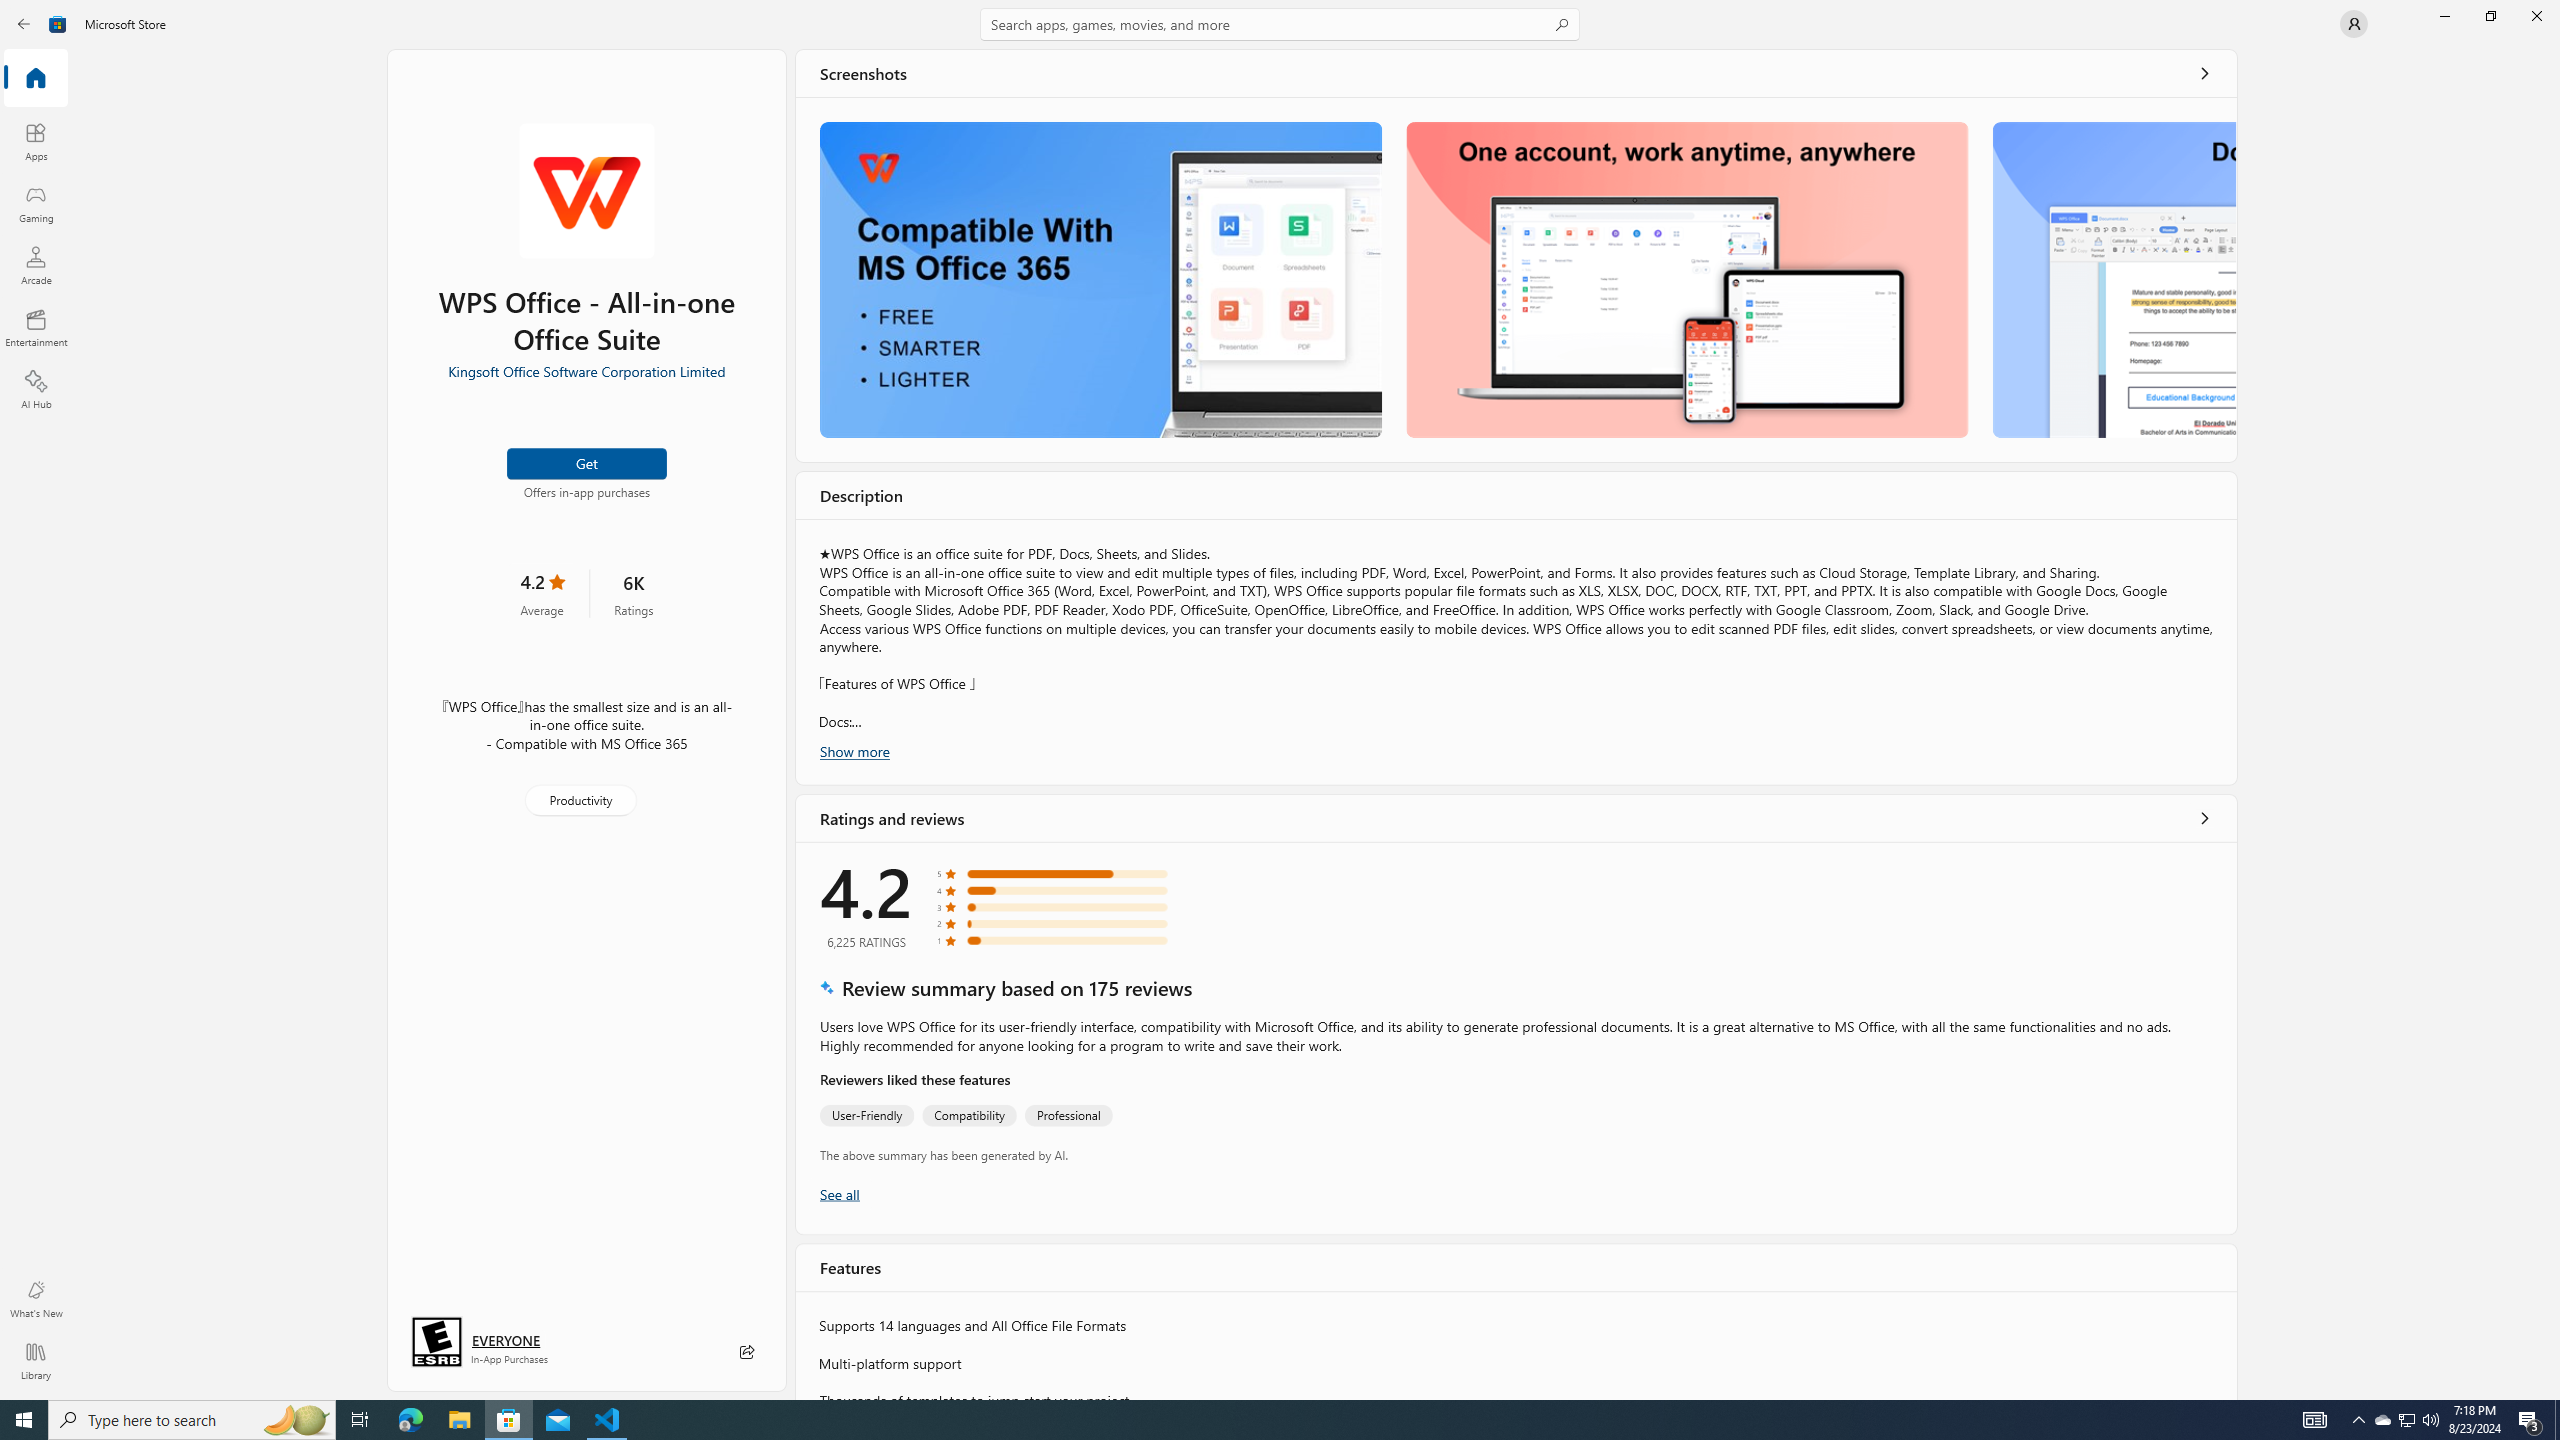 The image size is (2560, 1440). I want to click on 'Get', so click(587, 463).